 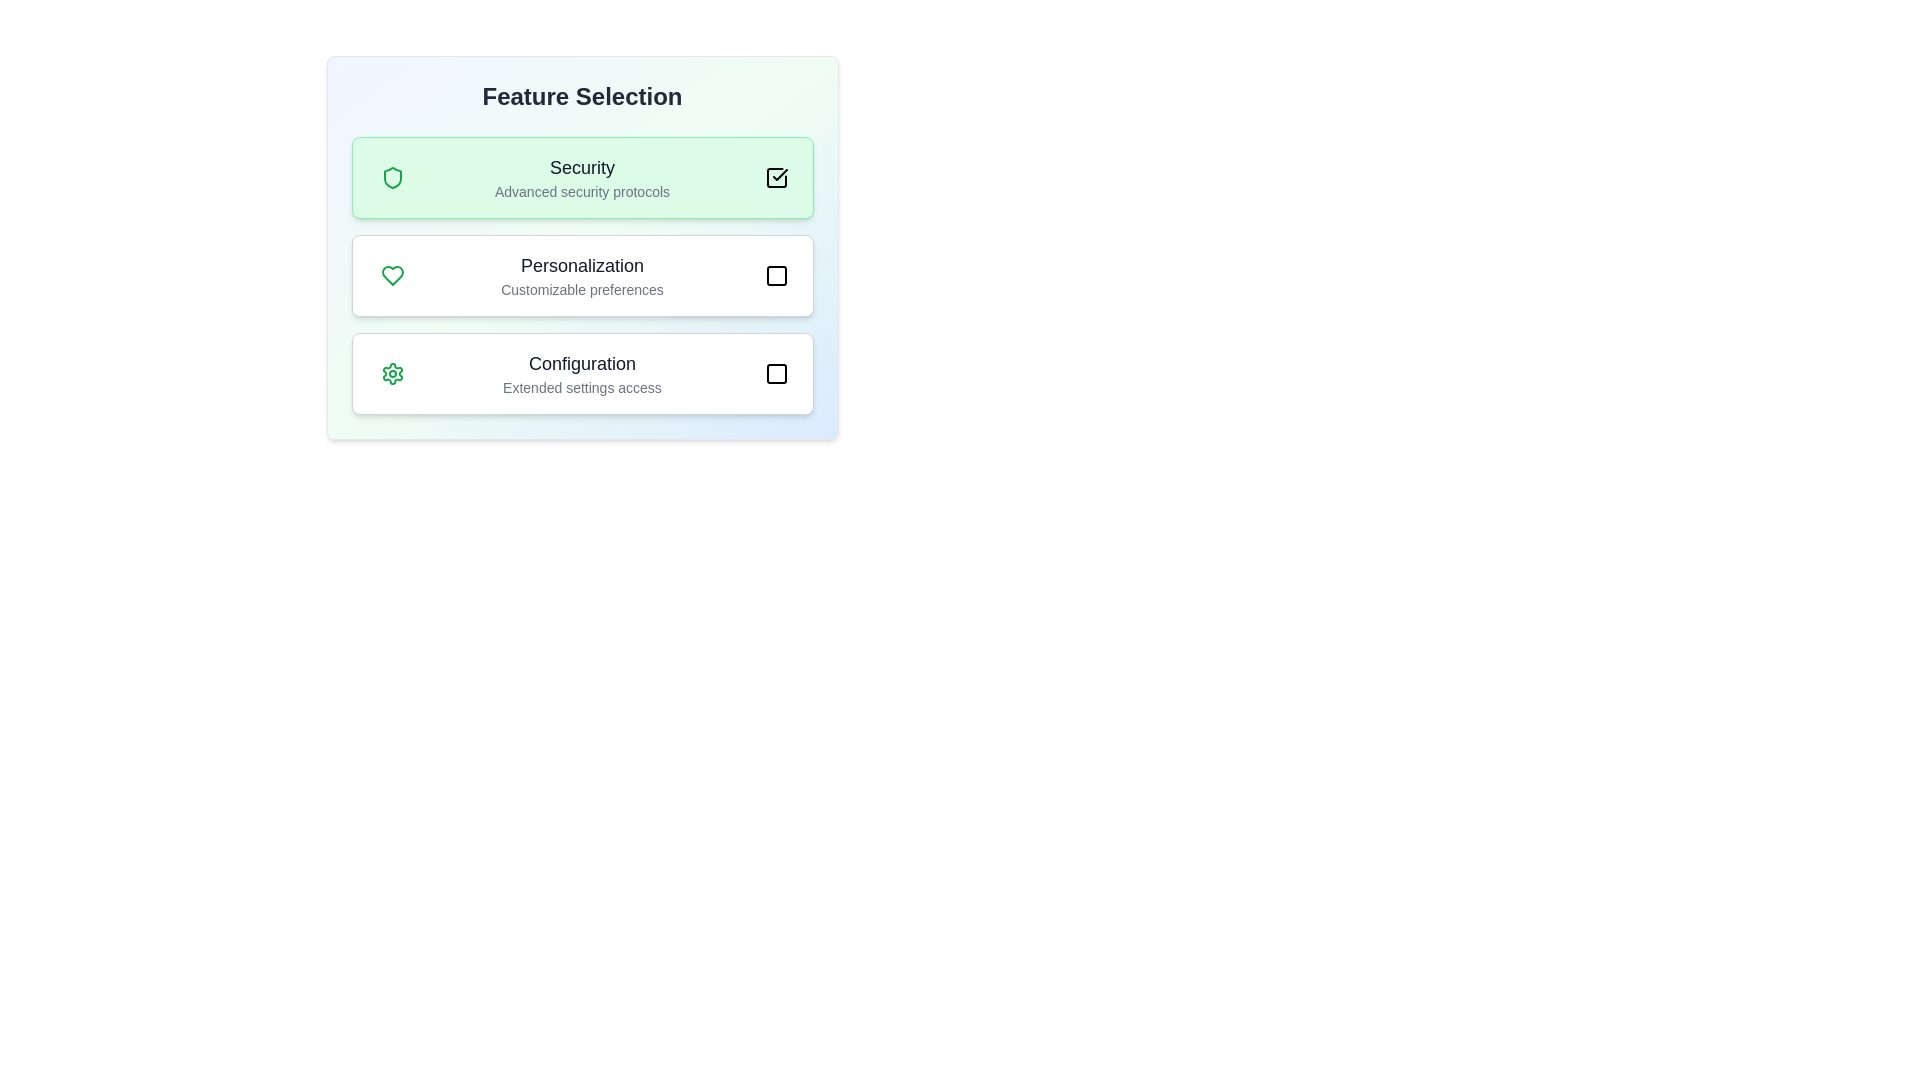 I want to click on the small circular button with a square icon located to the right of the 'Configuration' option, so click(x=775, y=374).